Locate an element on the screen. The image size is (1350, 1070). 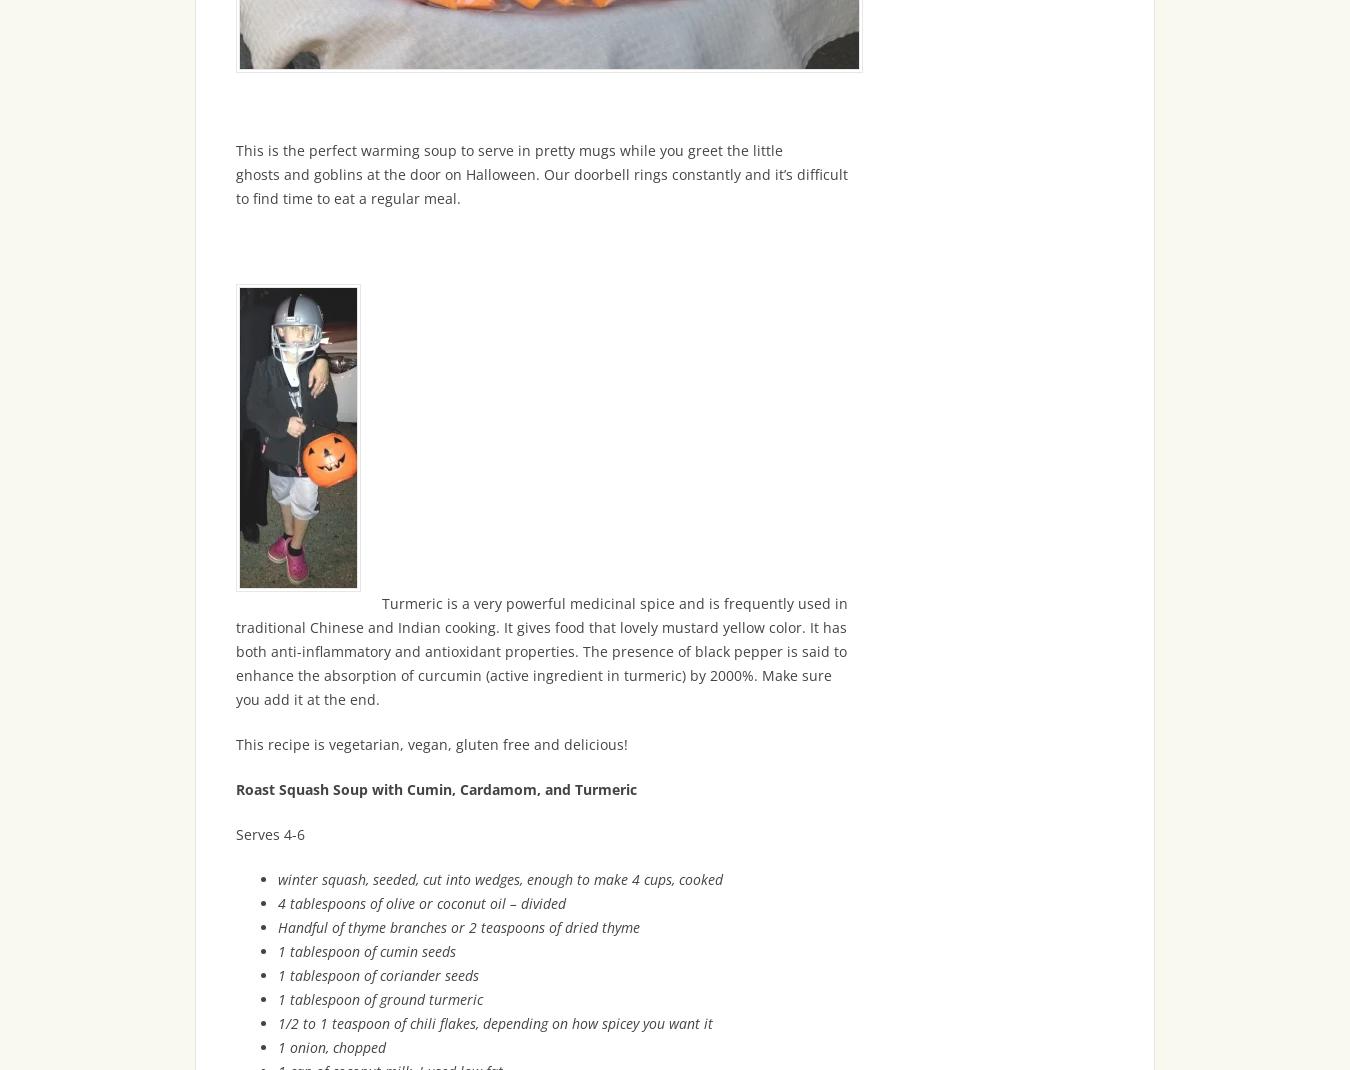
'This is the perfect warming soup to serve in pretty mugs while you greet the little ghosts and goblins at the door on Halloween. Our doorbell rings constantly and it’s difficult to find time to eat a regular meal.' is located at coordinates (541, 174).